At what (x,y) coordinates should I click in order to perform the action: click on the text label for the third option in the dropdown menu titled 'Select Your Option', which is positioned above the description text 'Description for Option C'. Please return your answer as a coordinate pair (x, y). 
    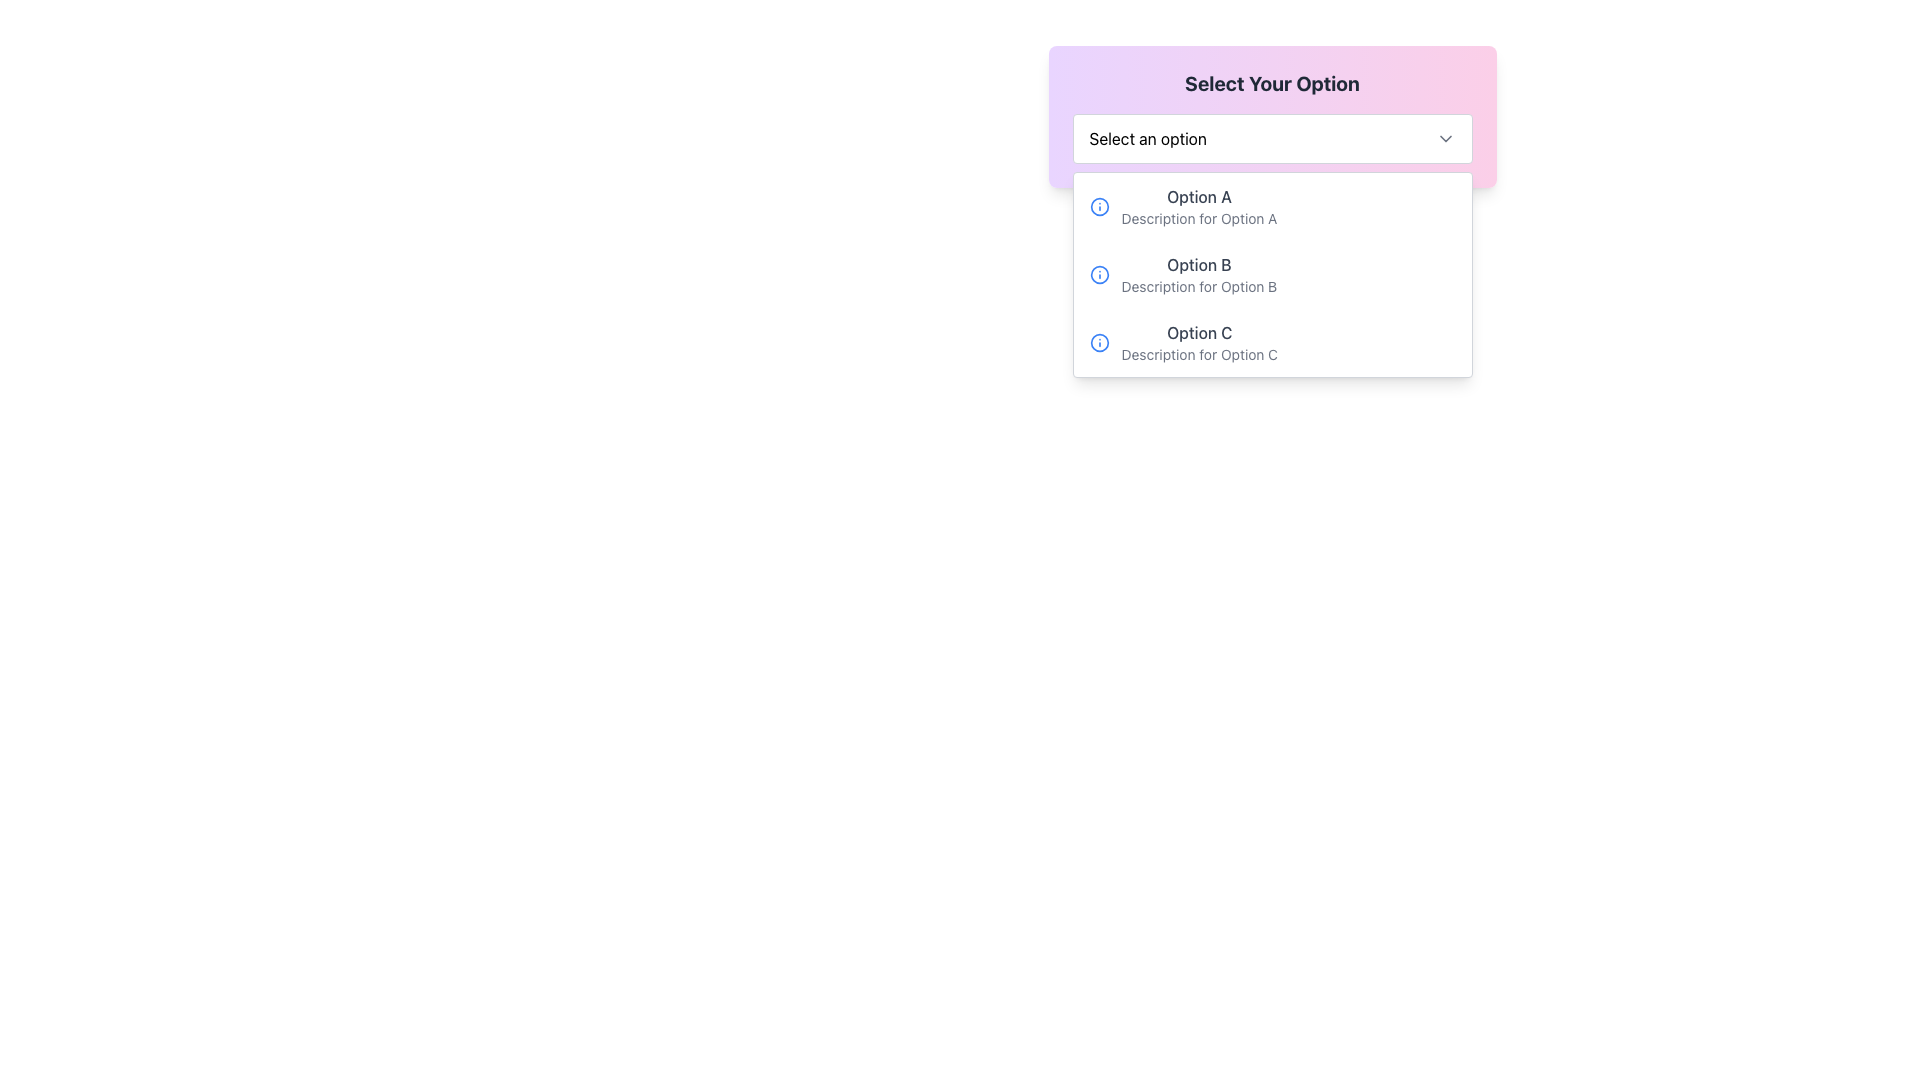
    Looking at the image, I should click on (1199, 331).